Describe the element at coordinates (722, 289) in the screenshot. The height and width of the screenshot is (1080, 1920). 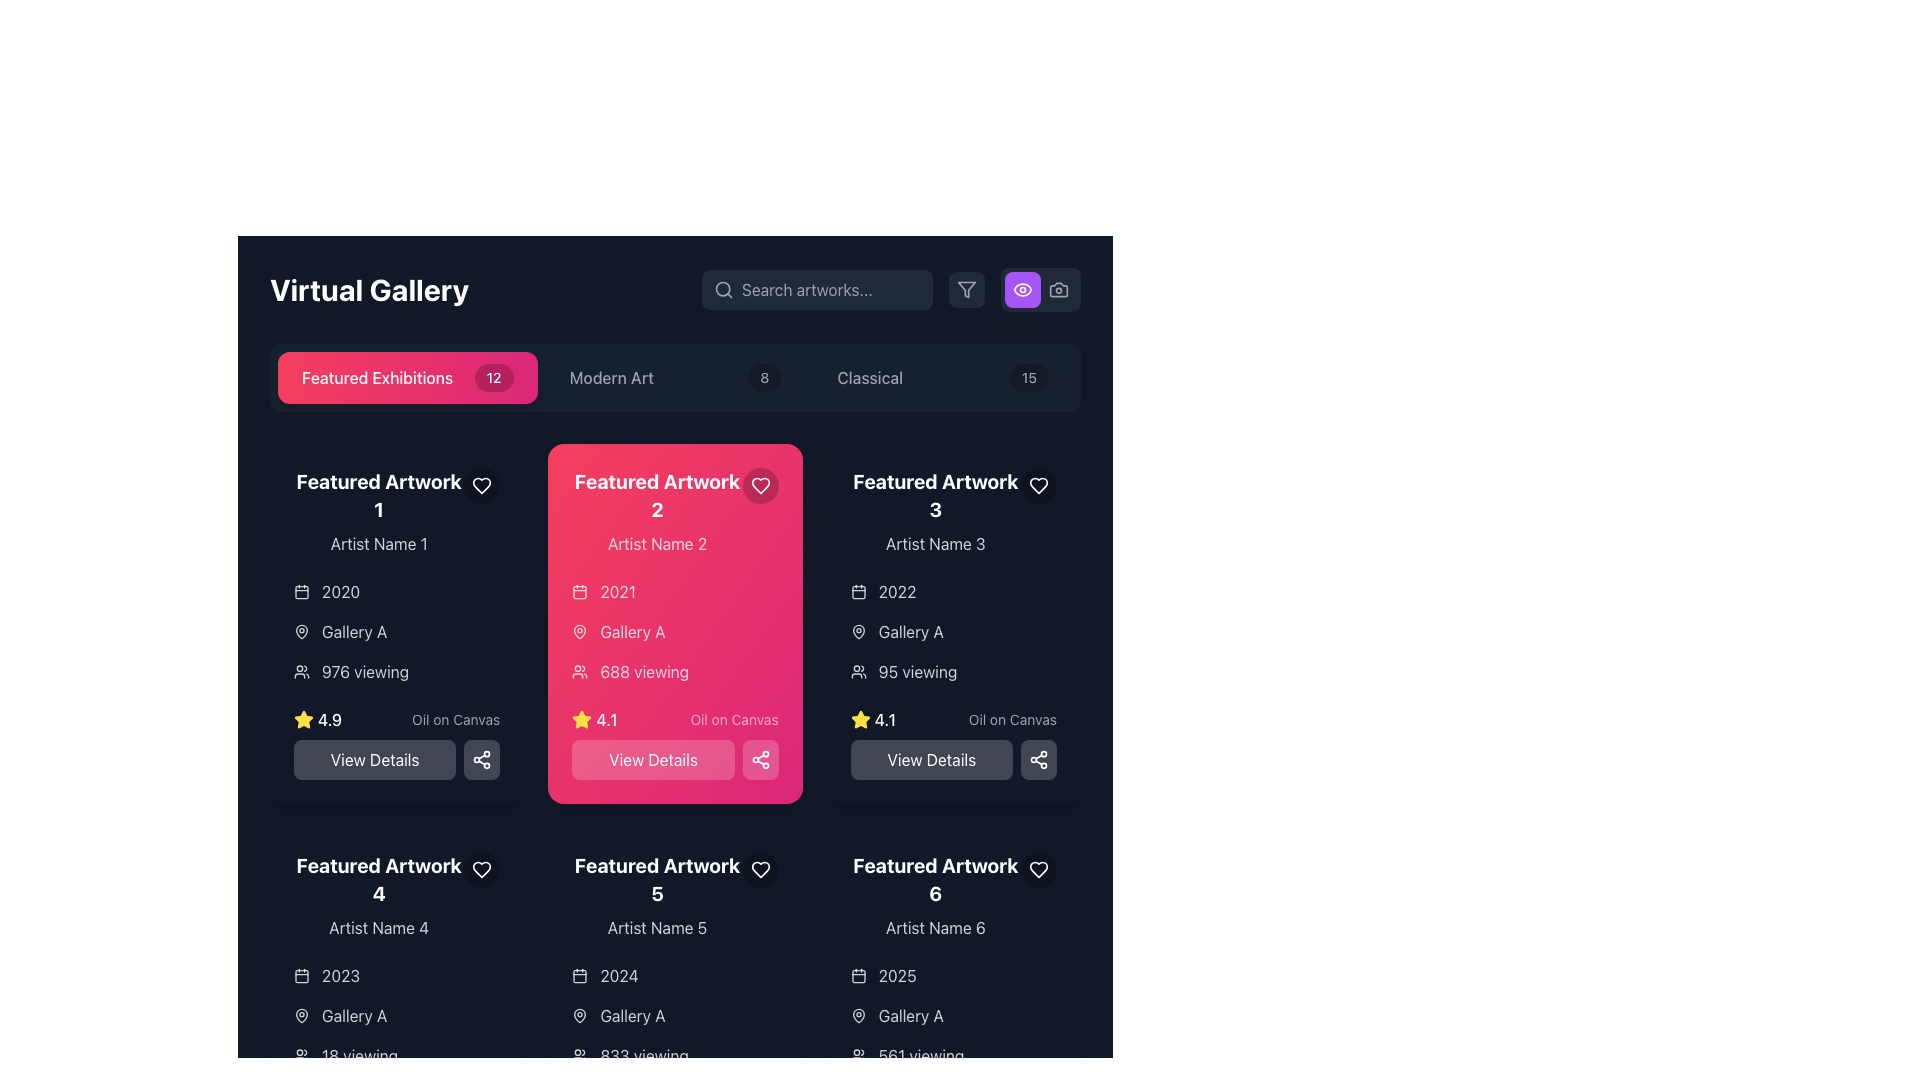
I see `the search icon represented by a magnifying glass located near the top-right corner of the interface, adjacent to the 'Search artworks...' input field` at that location.